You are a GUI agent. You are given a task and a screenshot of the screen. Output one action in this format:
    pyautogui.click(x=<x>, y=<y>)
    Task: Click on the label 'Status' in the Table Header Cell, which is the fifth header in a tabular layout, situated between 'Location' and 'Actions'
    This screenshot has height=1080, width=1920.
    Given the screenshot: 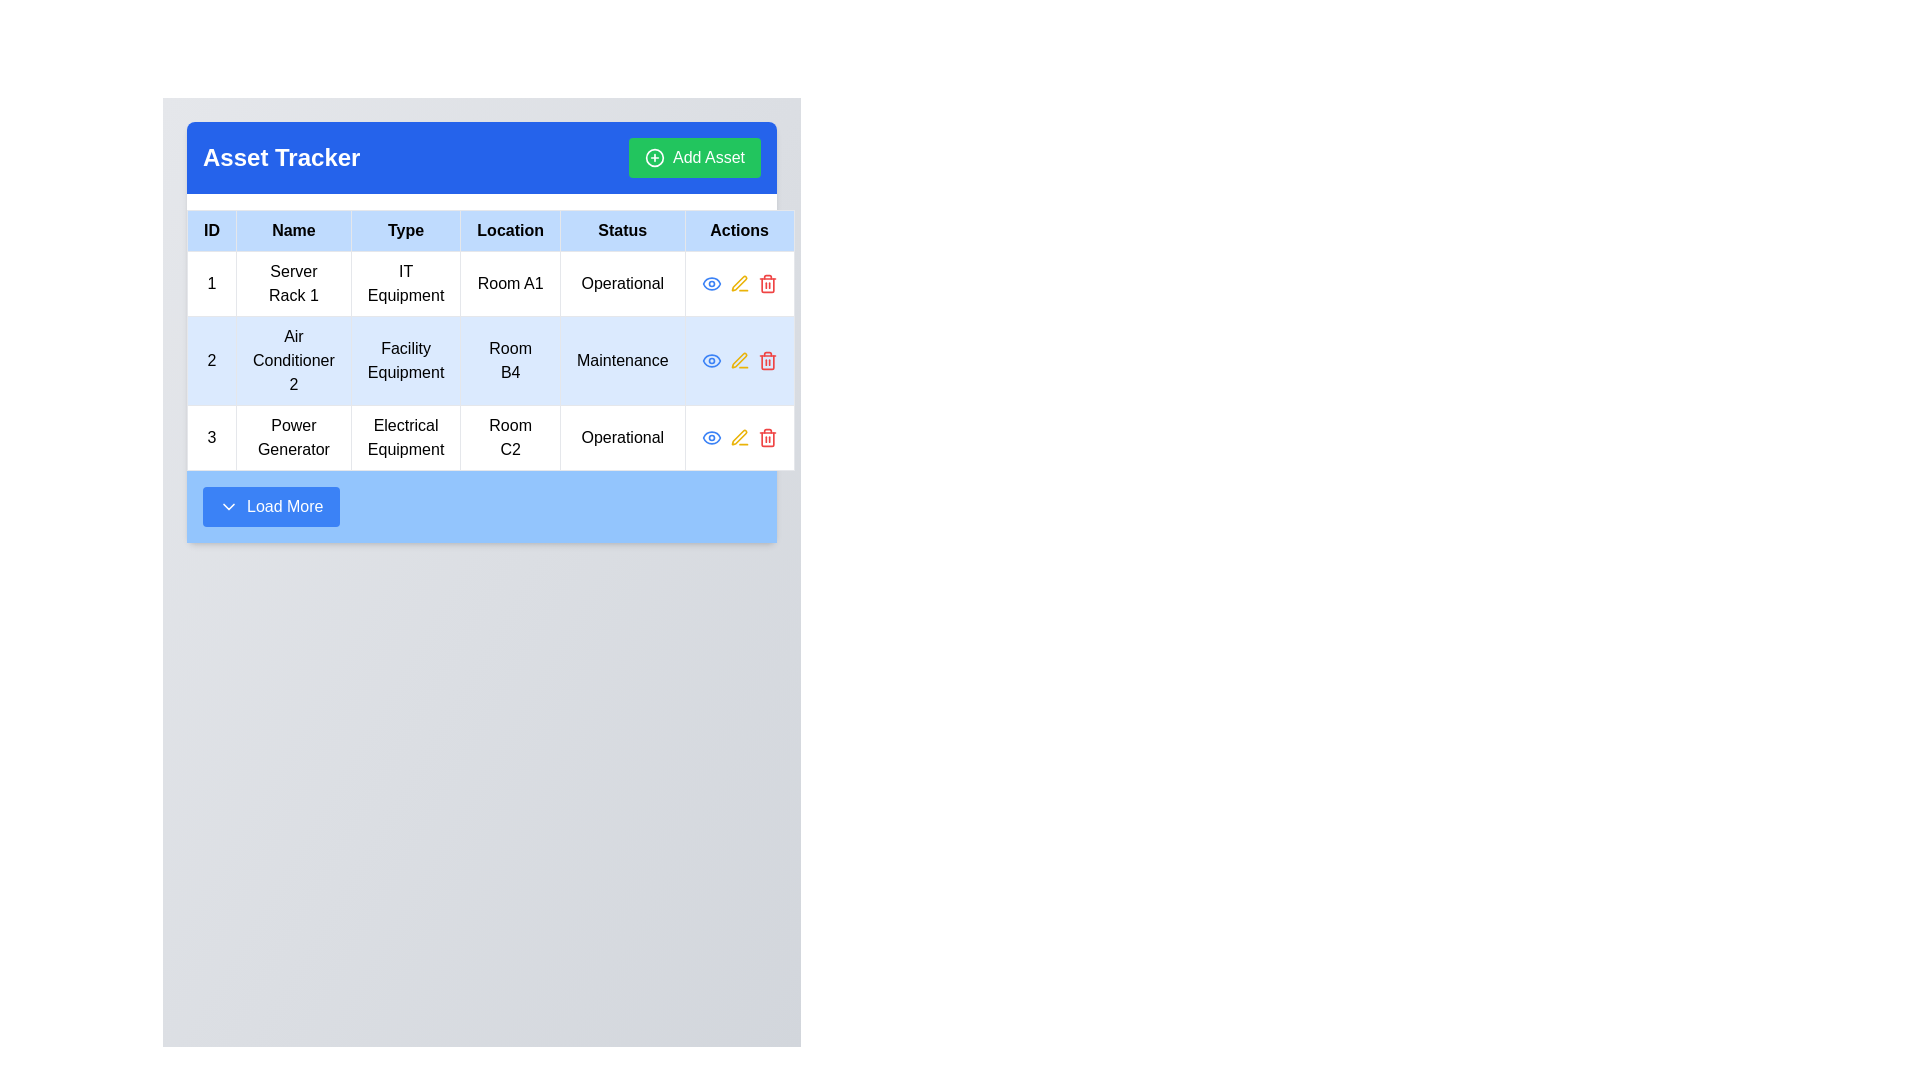 What is the action you would take?
    pyautogui.click(x=621, y=230)
    